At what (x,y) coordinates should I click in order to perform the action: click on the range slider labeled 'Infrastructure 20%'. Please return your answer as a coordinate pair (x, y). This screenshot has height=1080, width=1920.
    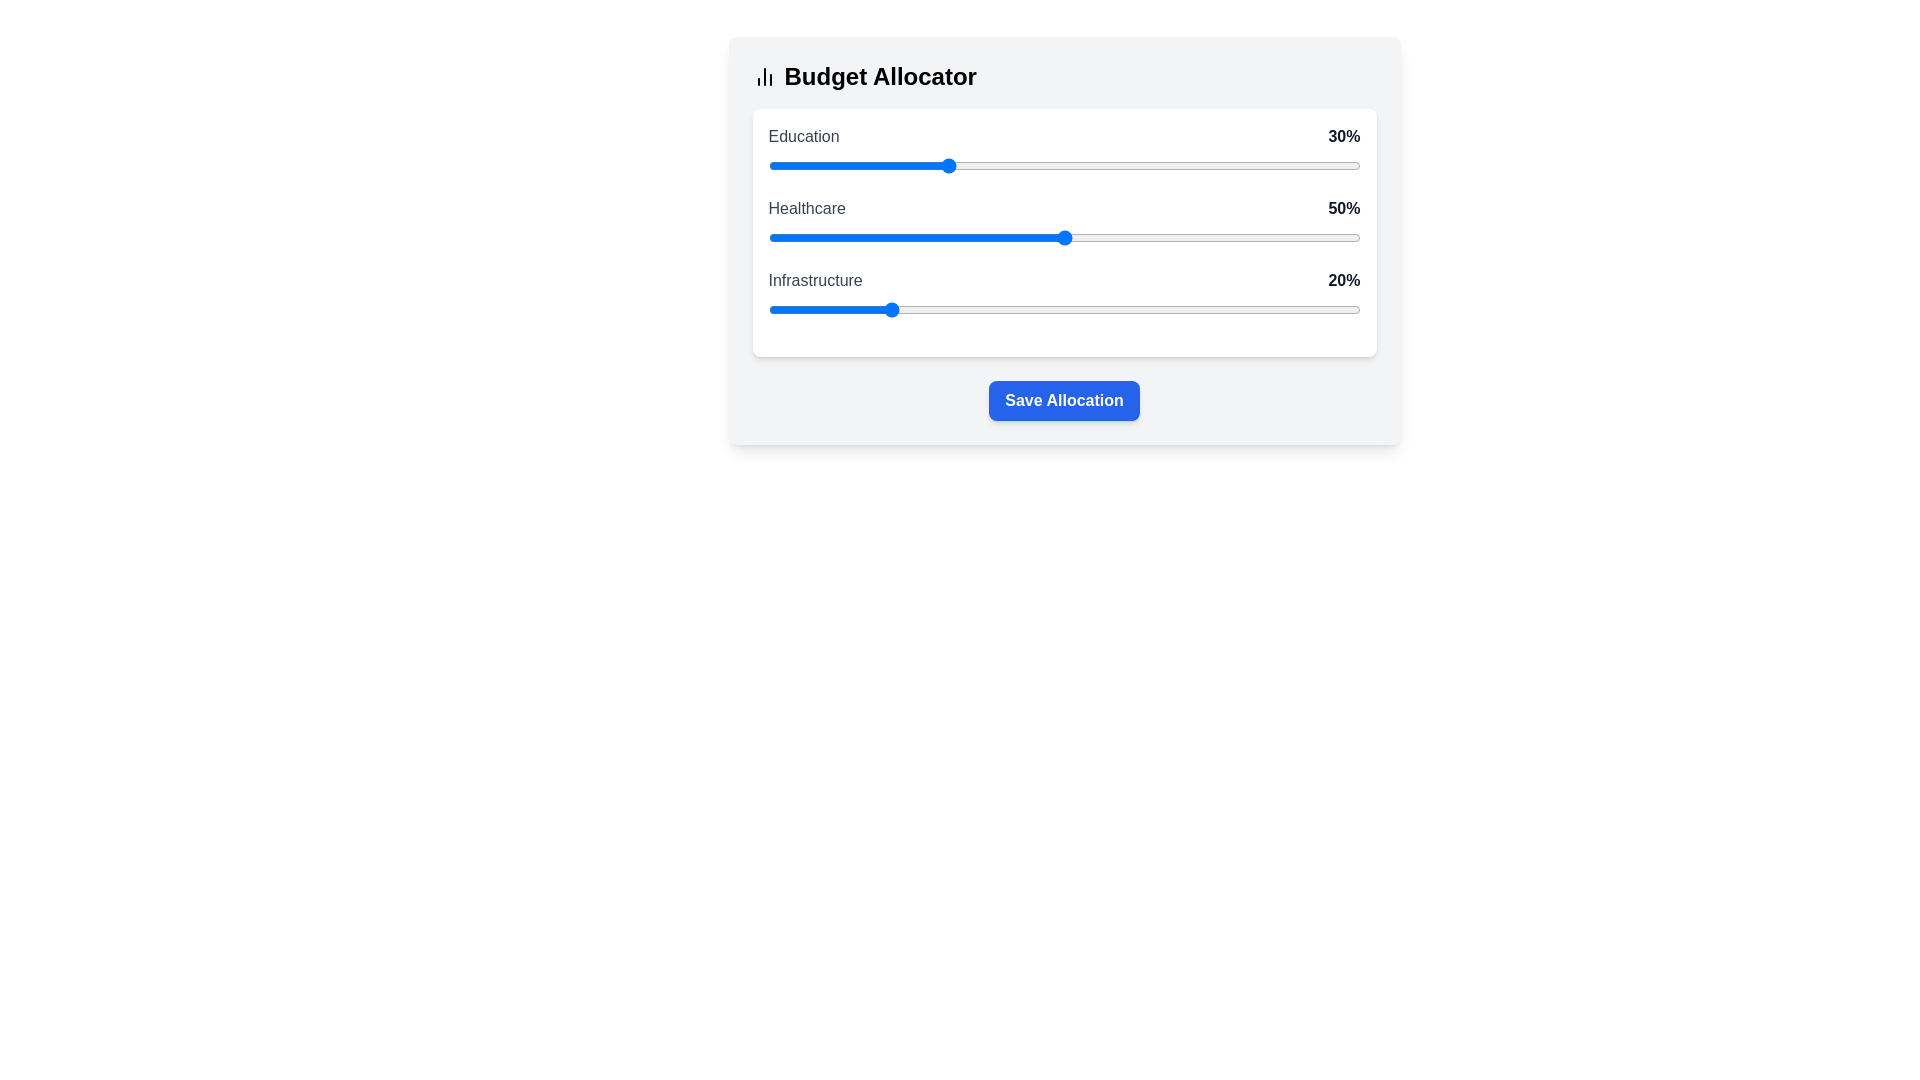
    Looking at the image, I should click on (1063, 309).